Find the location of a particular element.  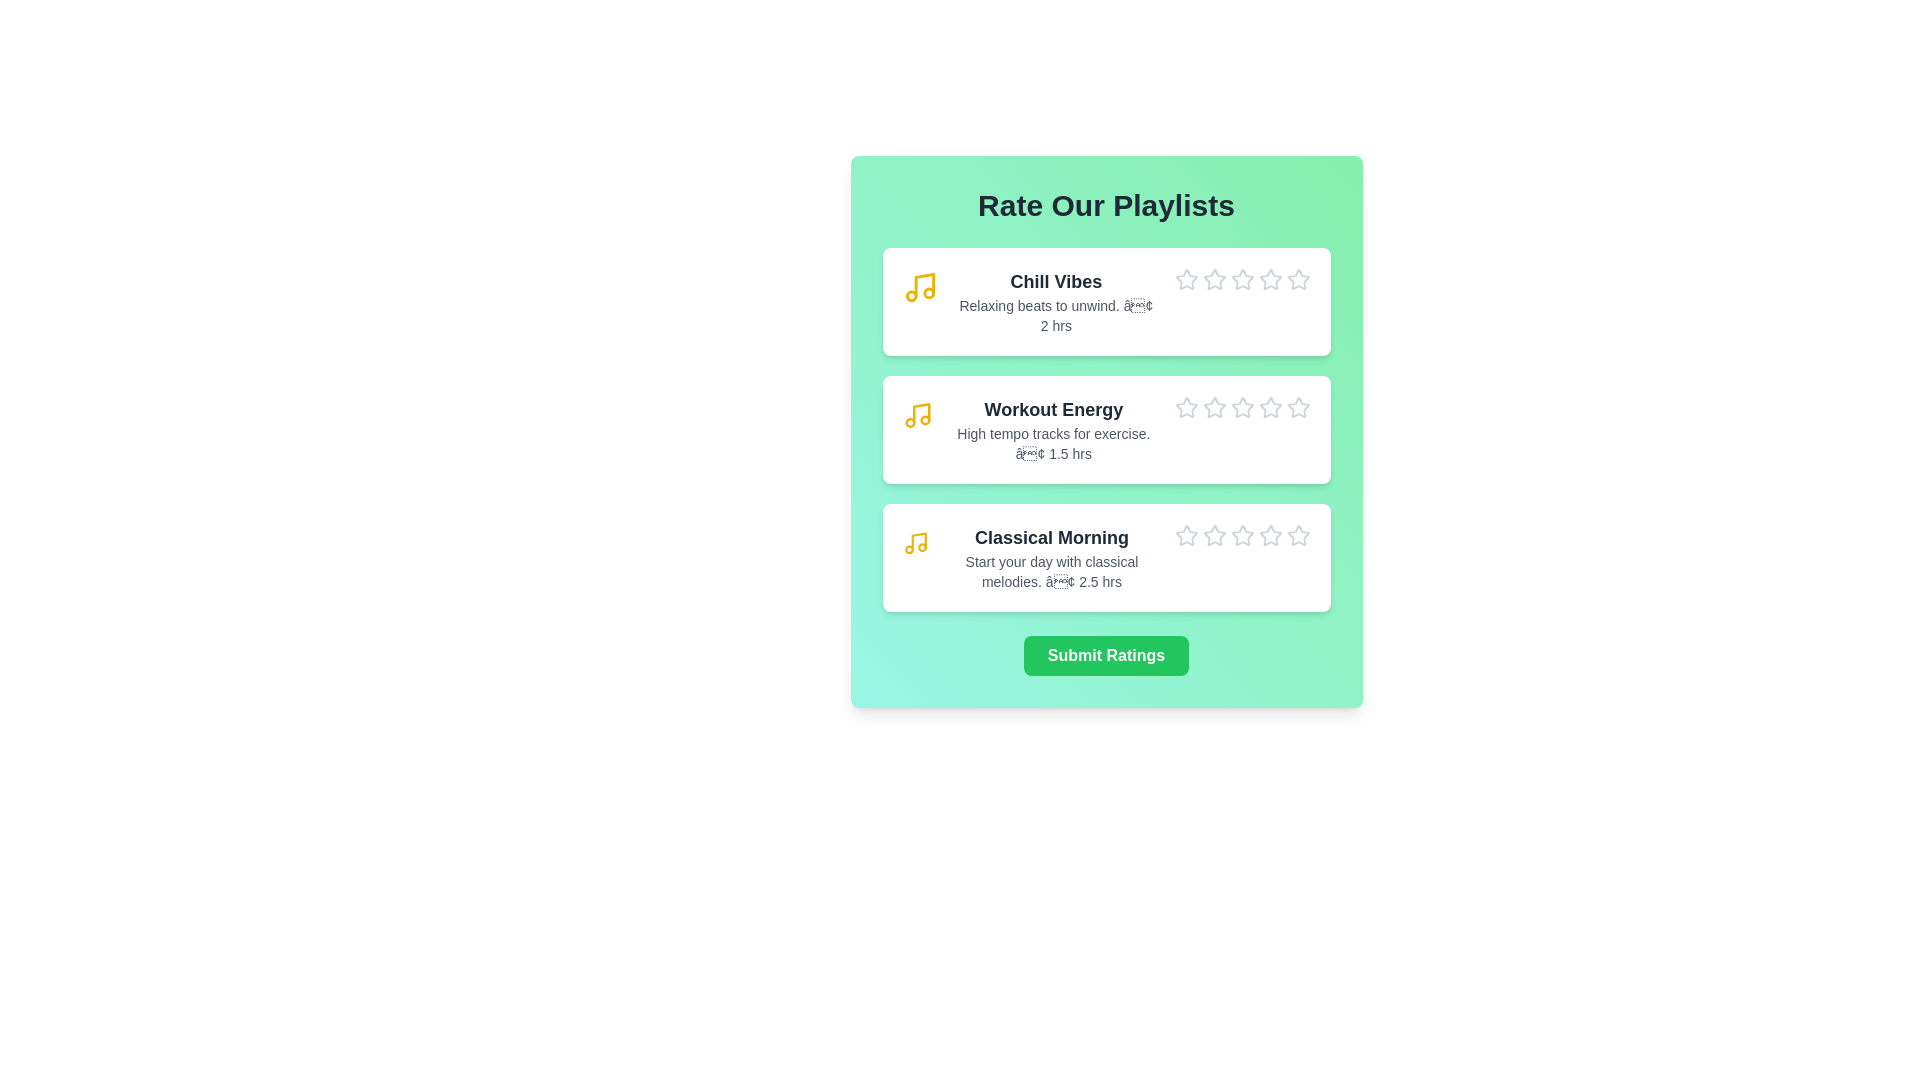

the star icon corresponding to 1 stars for the playlist Chill Vibes is located at coordinates (1174, 266).